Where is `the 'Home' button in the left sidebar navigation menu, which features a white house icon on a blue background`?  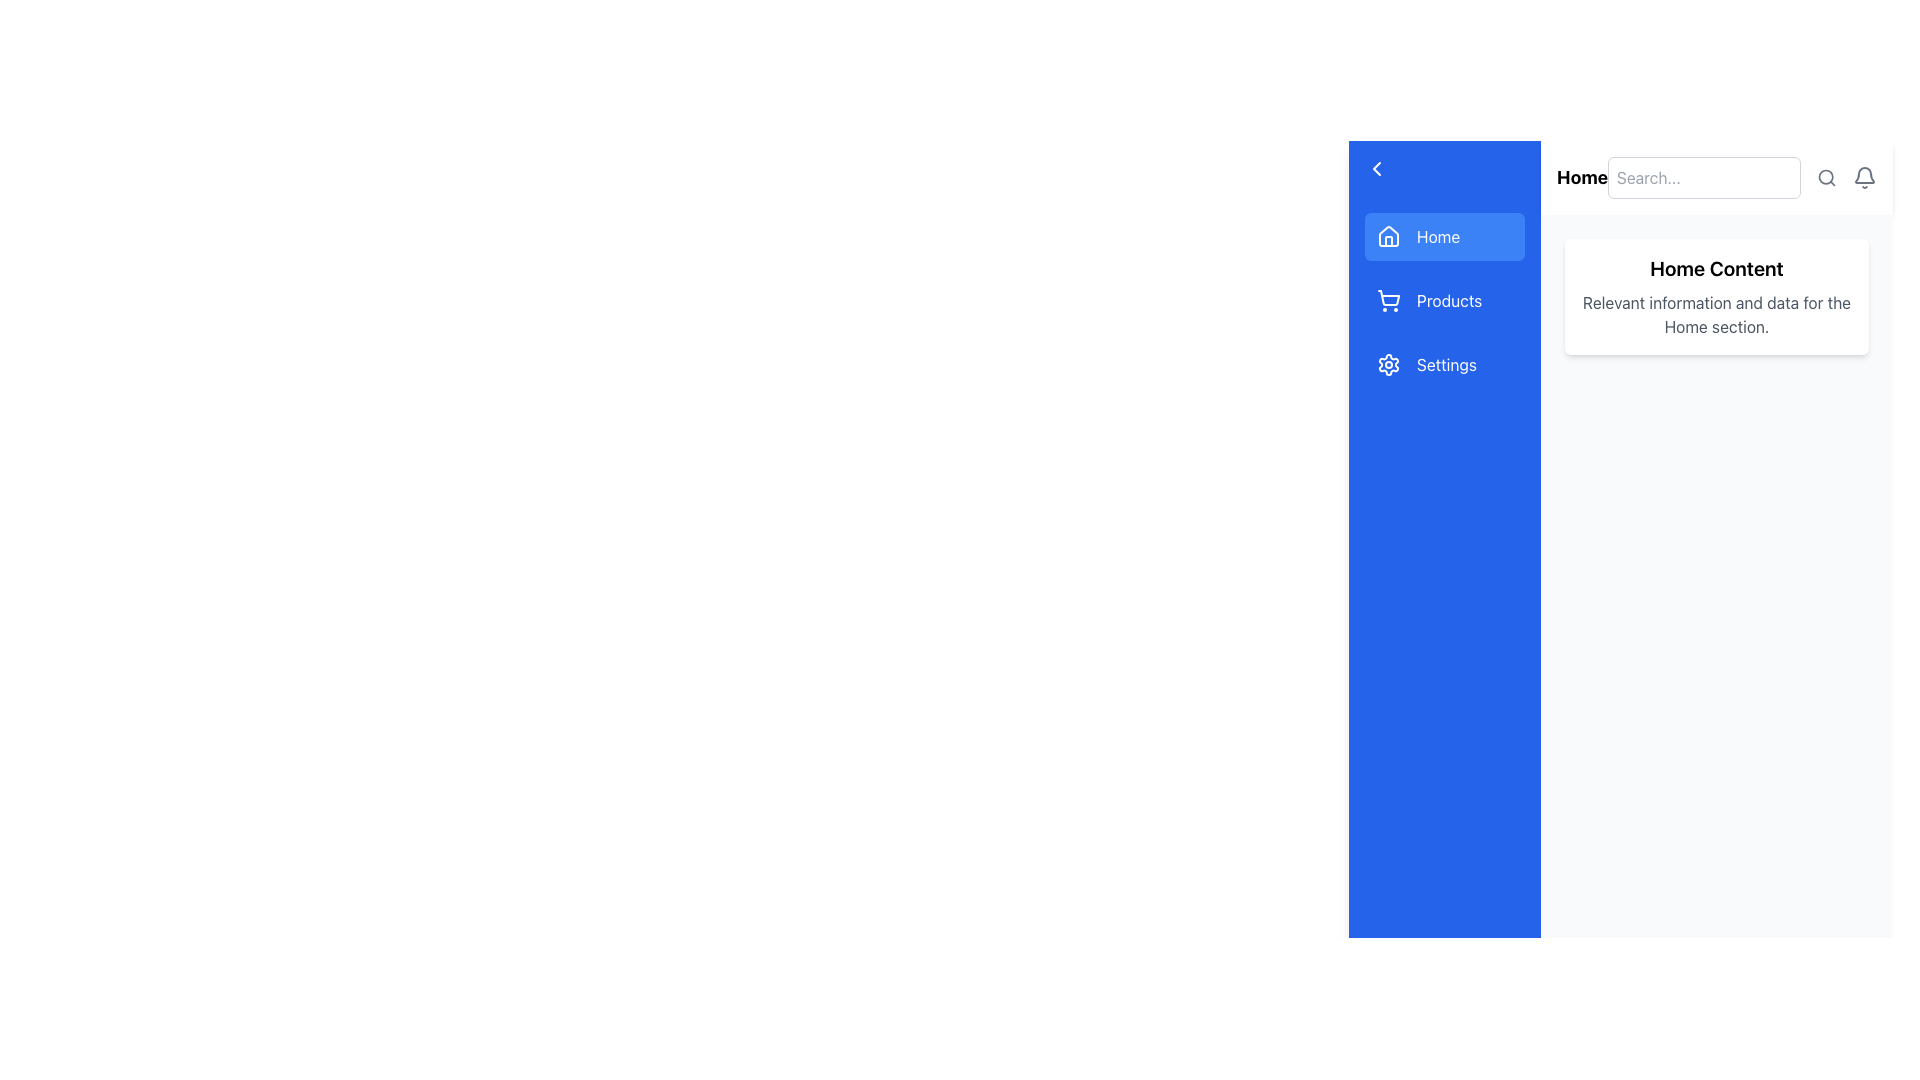
the 'Home' button in the left sidebar navigation menu, which features a white house icon on a blue background is located at coordinates (1387, 235).